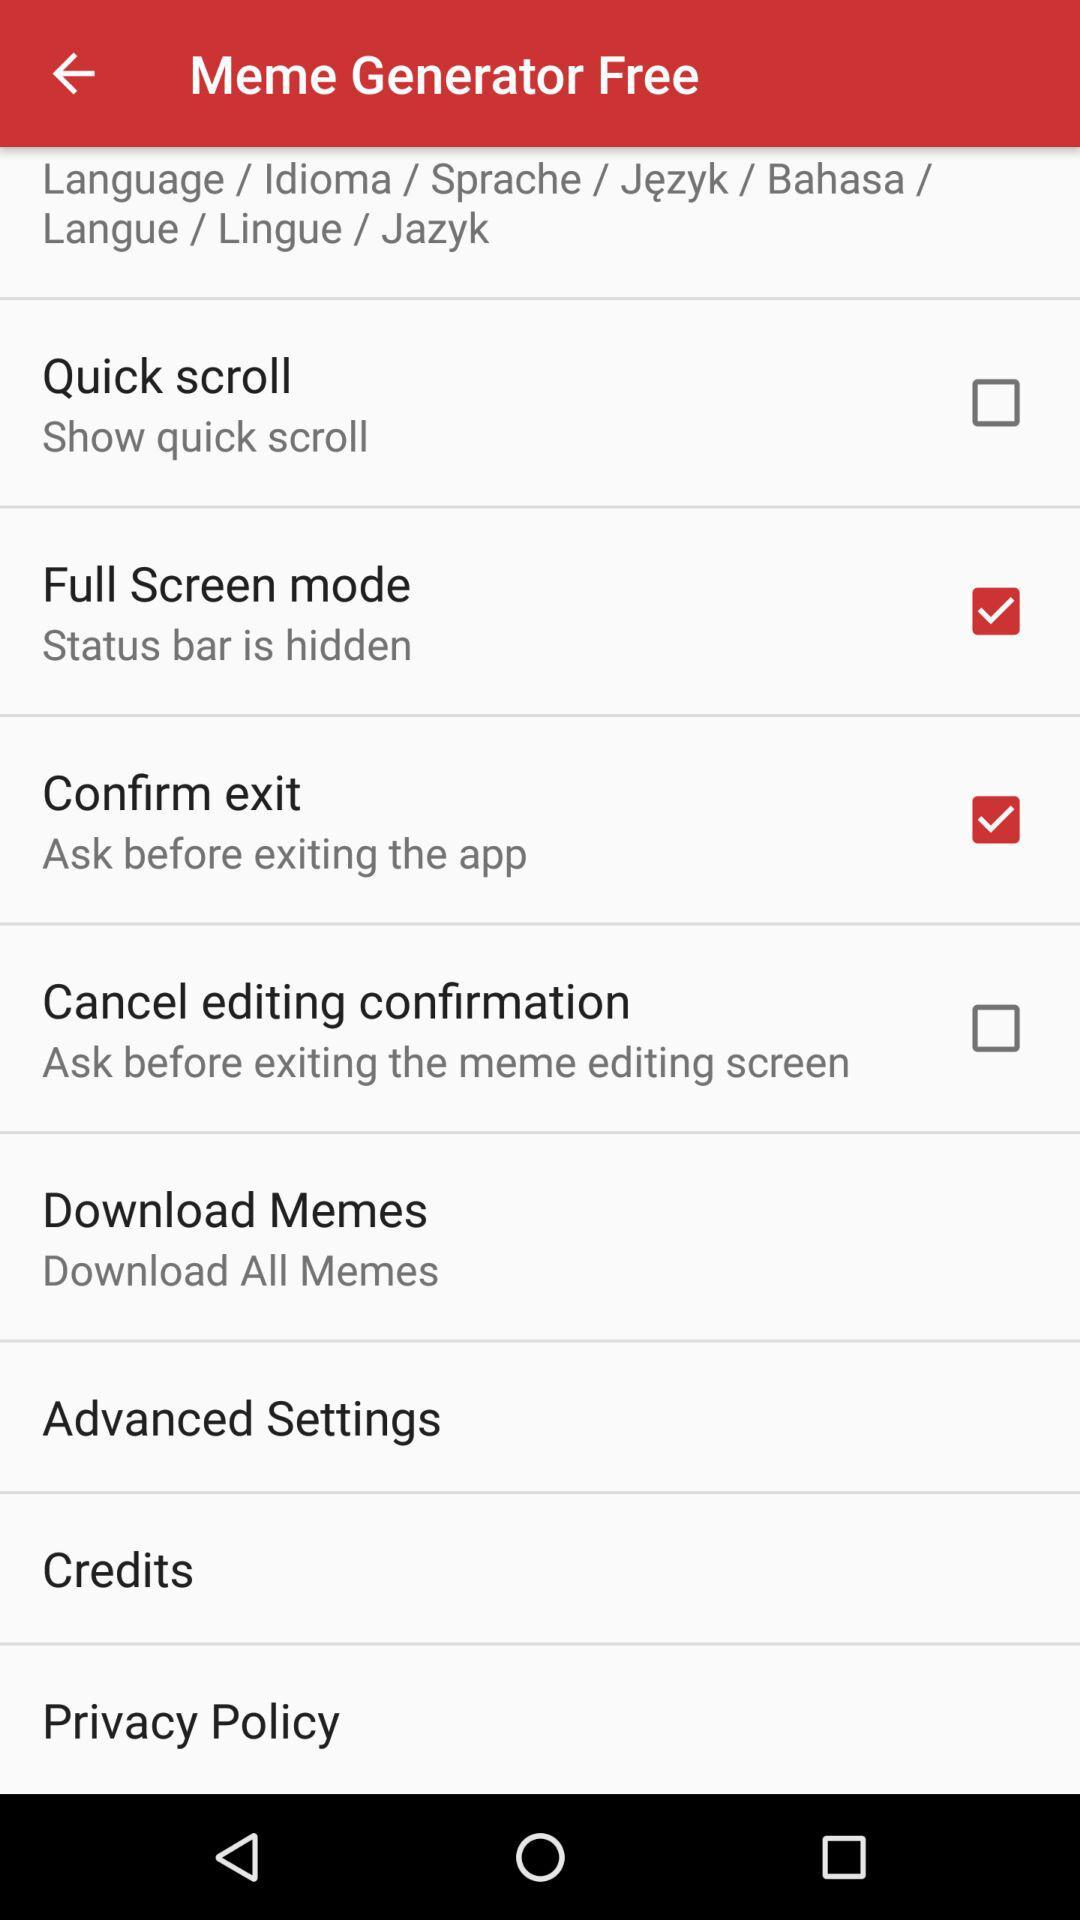  What do you see at coordinates (335, 999) in the screenshot?
I see `icon above ask before exiting item` at bounding box center [335, 999].